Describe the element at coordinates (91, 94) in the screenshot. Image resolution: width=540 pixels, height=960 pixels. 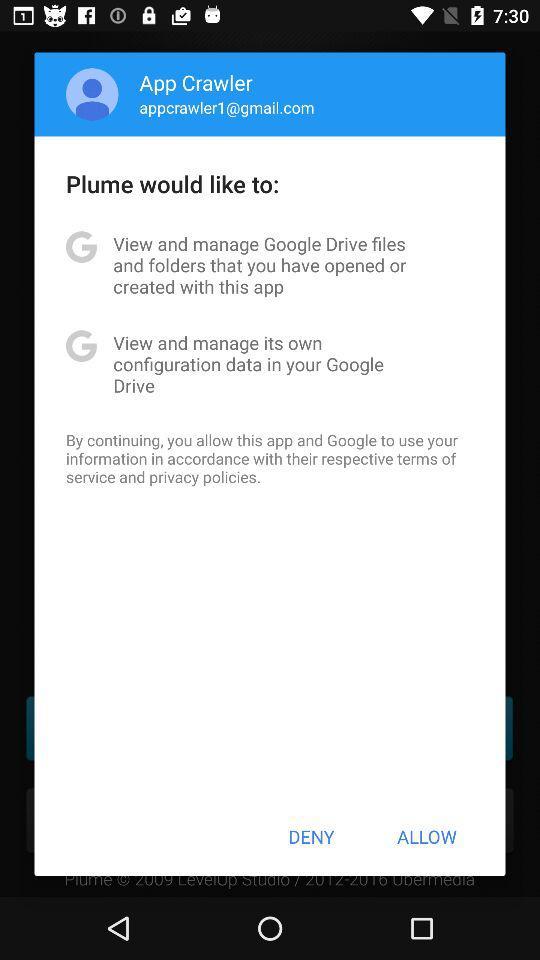
I see `the app to the left of app crawler icon` at that location.